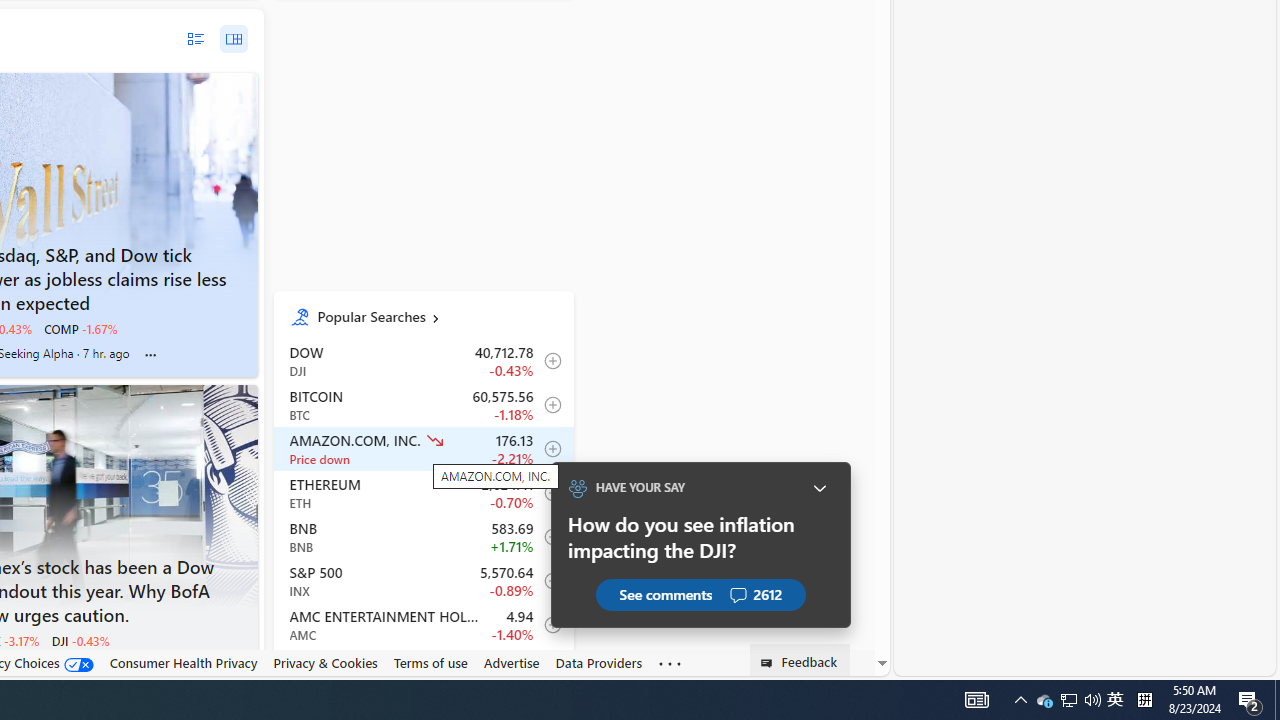 The height and width of the screenshot is (720, 1280). Describe the element at coordinates (183, 662) in the screenshot. I see `'Consumer Health Privacy'` at that location.